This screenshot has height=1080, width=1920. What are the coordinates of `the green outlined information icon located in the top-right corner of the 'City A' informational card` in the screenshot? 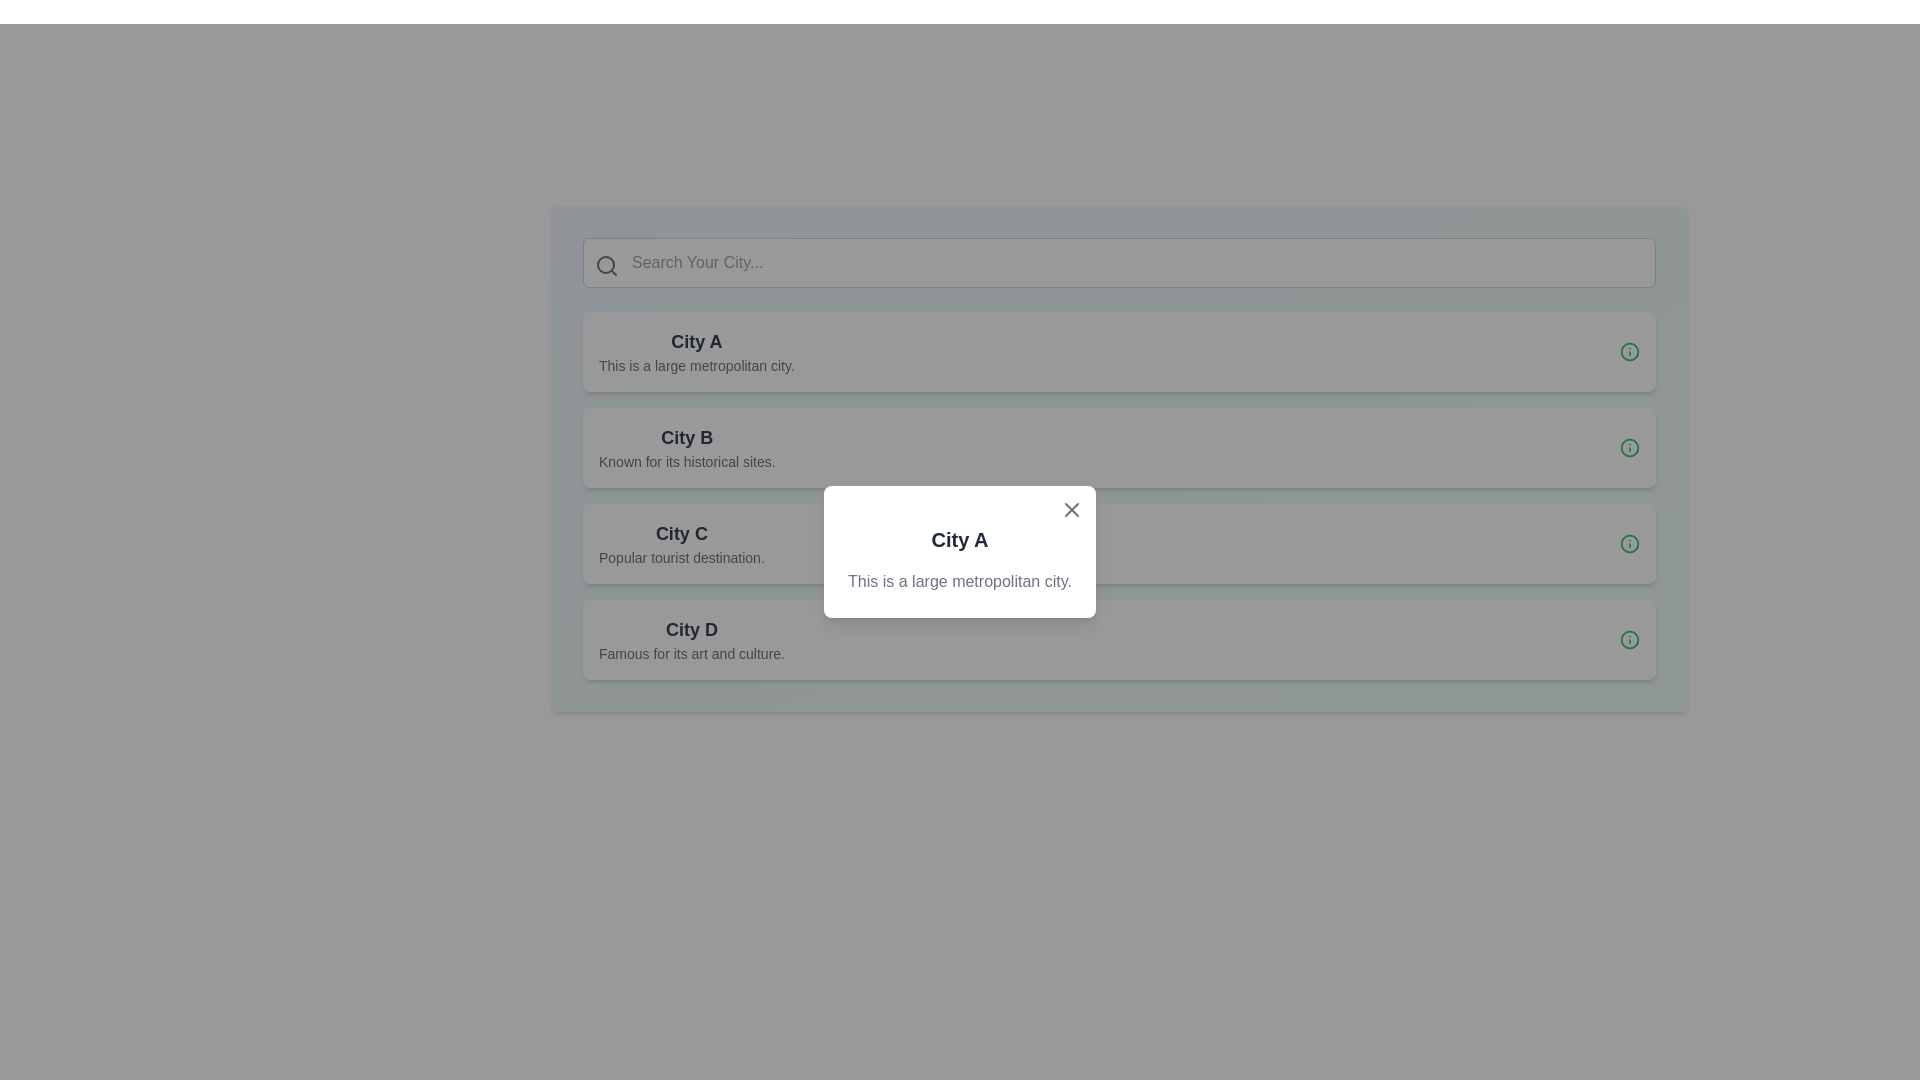 It's located at (1630, 350).